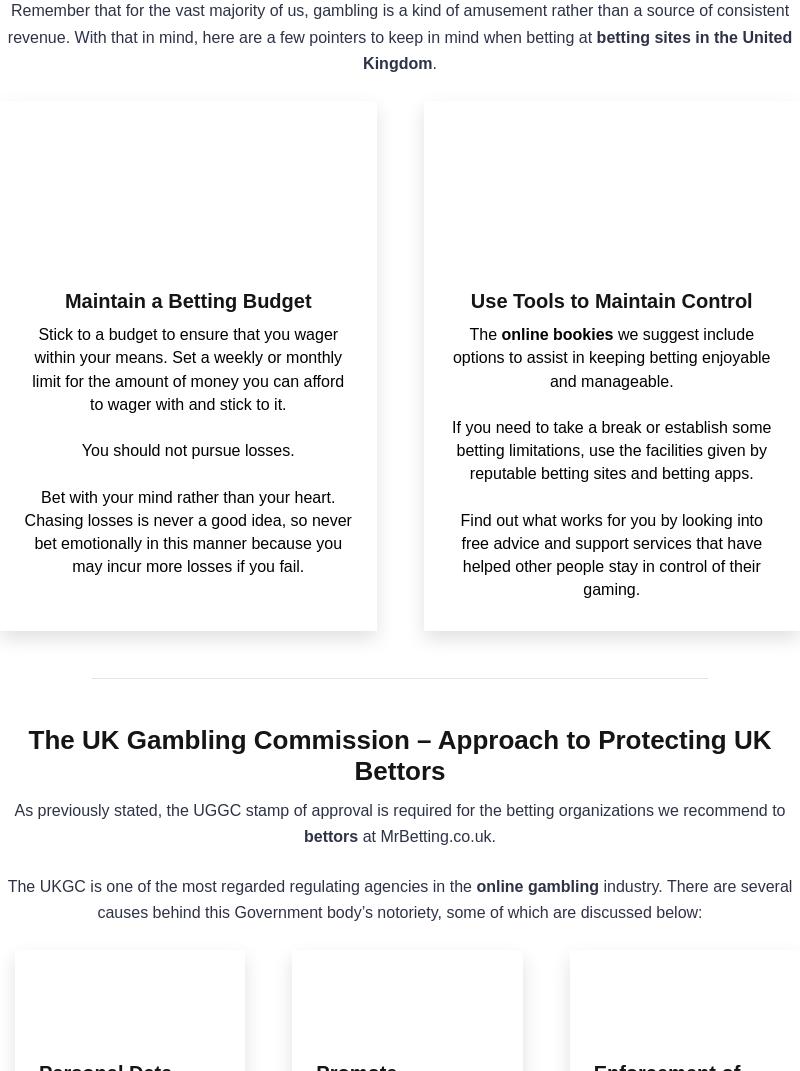 The width and height of the screenshot is (800, 1071). I want to click on 'betting sites in the United Kingdom', so click(576, 49).